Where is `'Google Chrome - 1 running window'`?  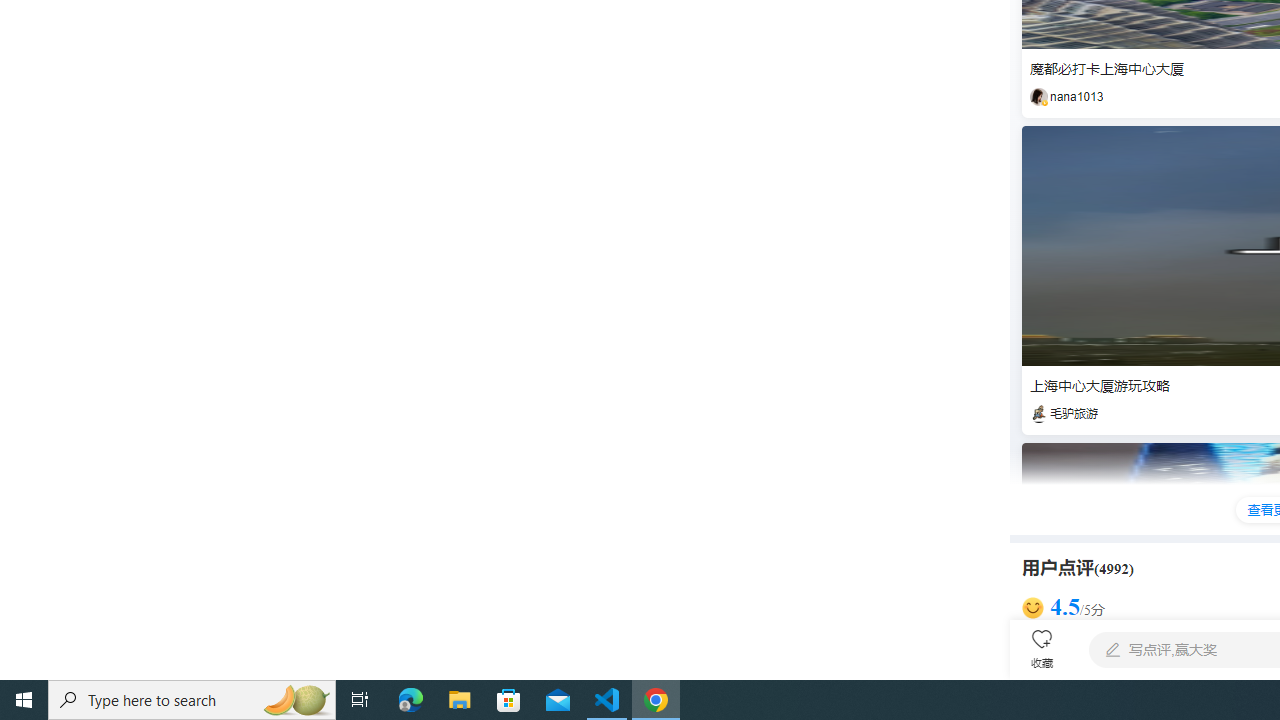
'Google Chrome - 1 running window' is located at coordinates (656, 698).